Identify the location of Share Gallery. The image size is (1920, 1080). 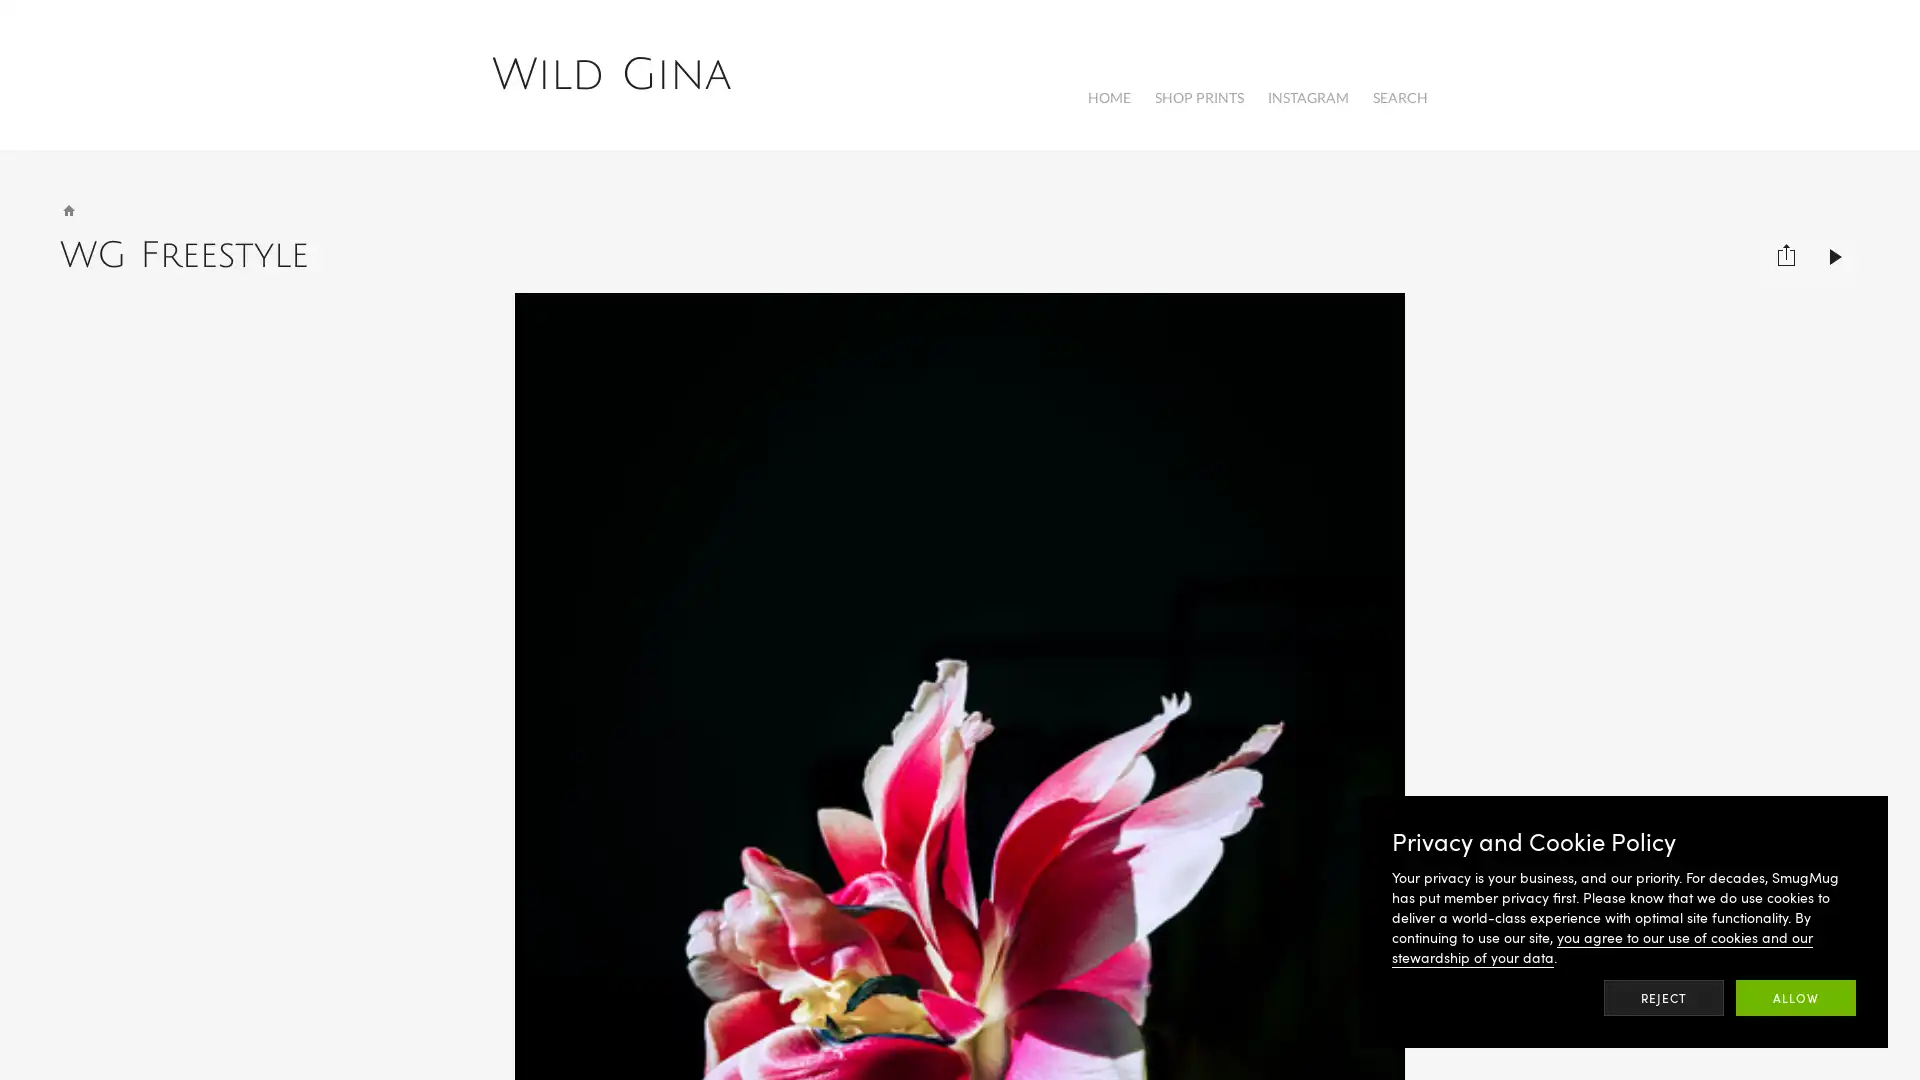
(1786, 244).